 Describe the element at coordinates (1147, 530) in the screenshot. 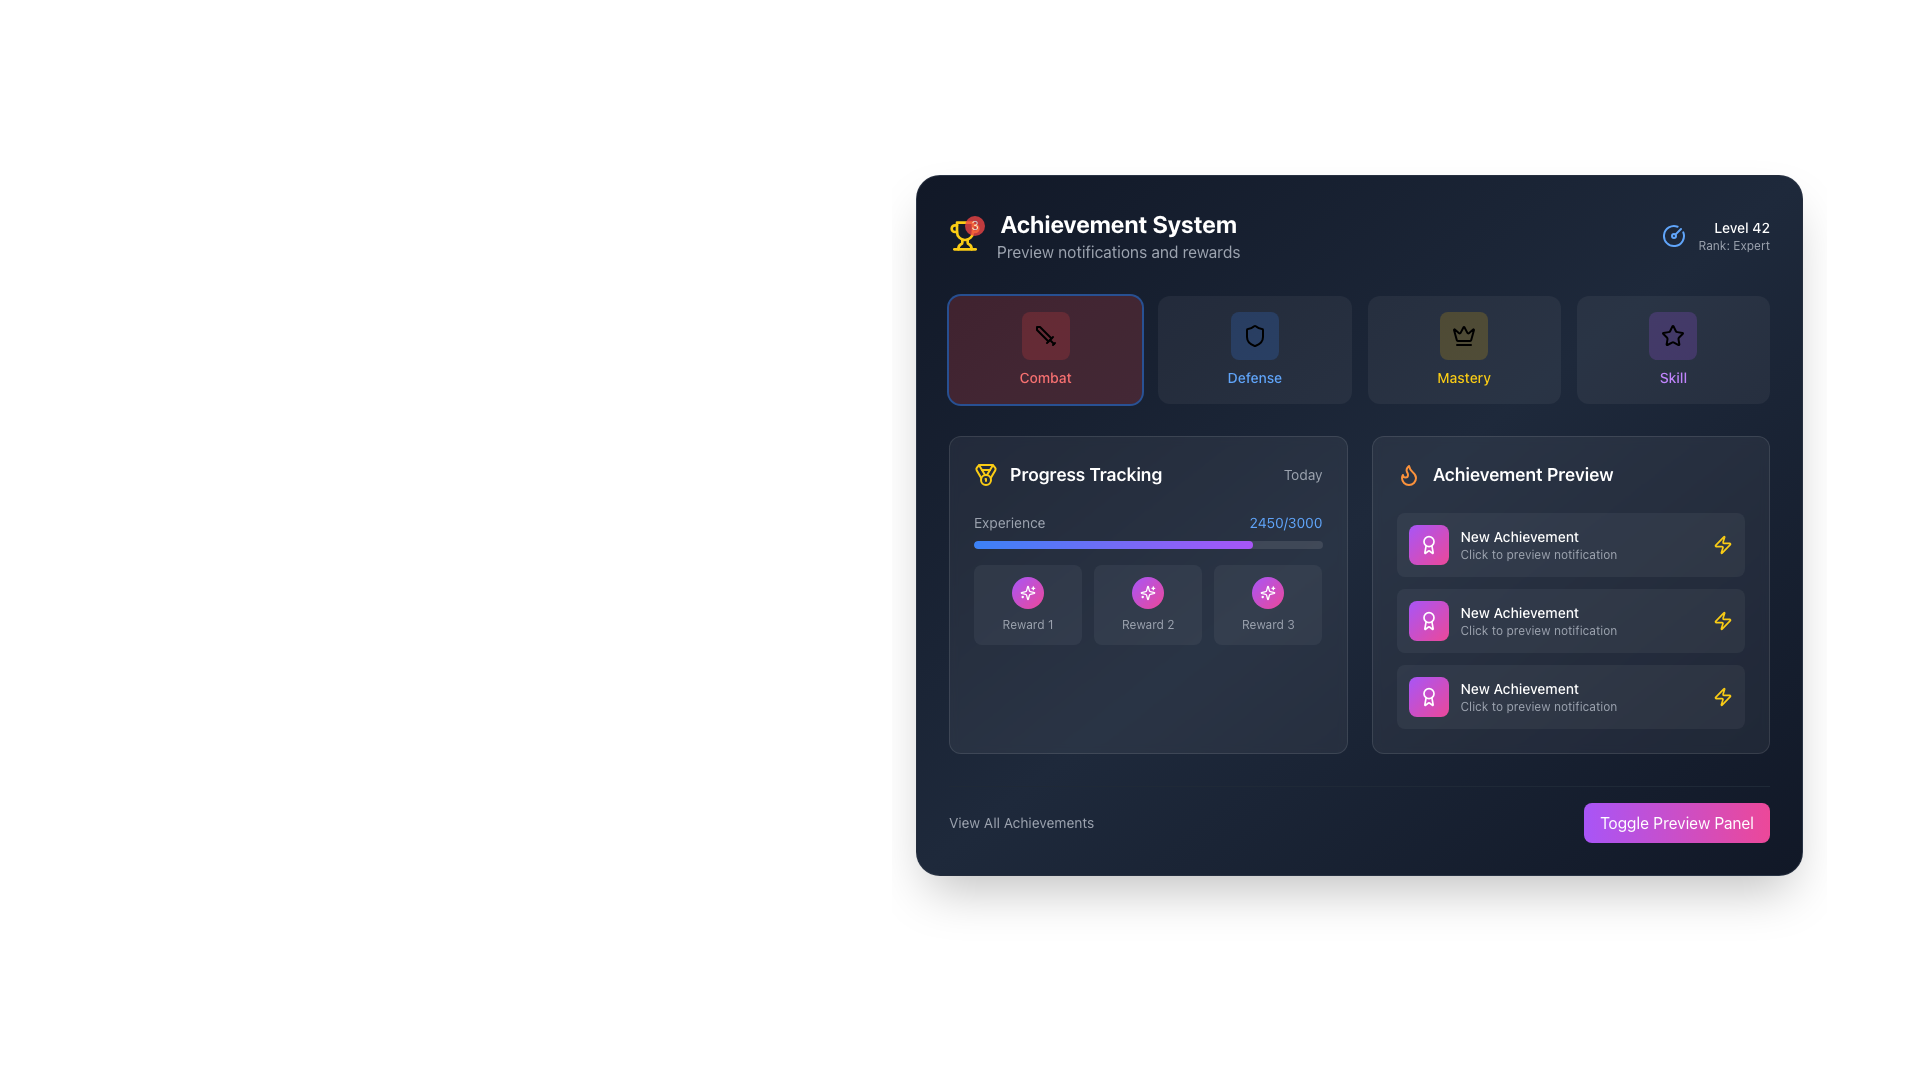

I see `the progress bar labeled 'Experience' within the 'Progress Tracking' section of the 'Achievement System' panel to interact with it` at that location.